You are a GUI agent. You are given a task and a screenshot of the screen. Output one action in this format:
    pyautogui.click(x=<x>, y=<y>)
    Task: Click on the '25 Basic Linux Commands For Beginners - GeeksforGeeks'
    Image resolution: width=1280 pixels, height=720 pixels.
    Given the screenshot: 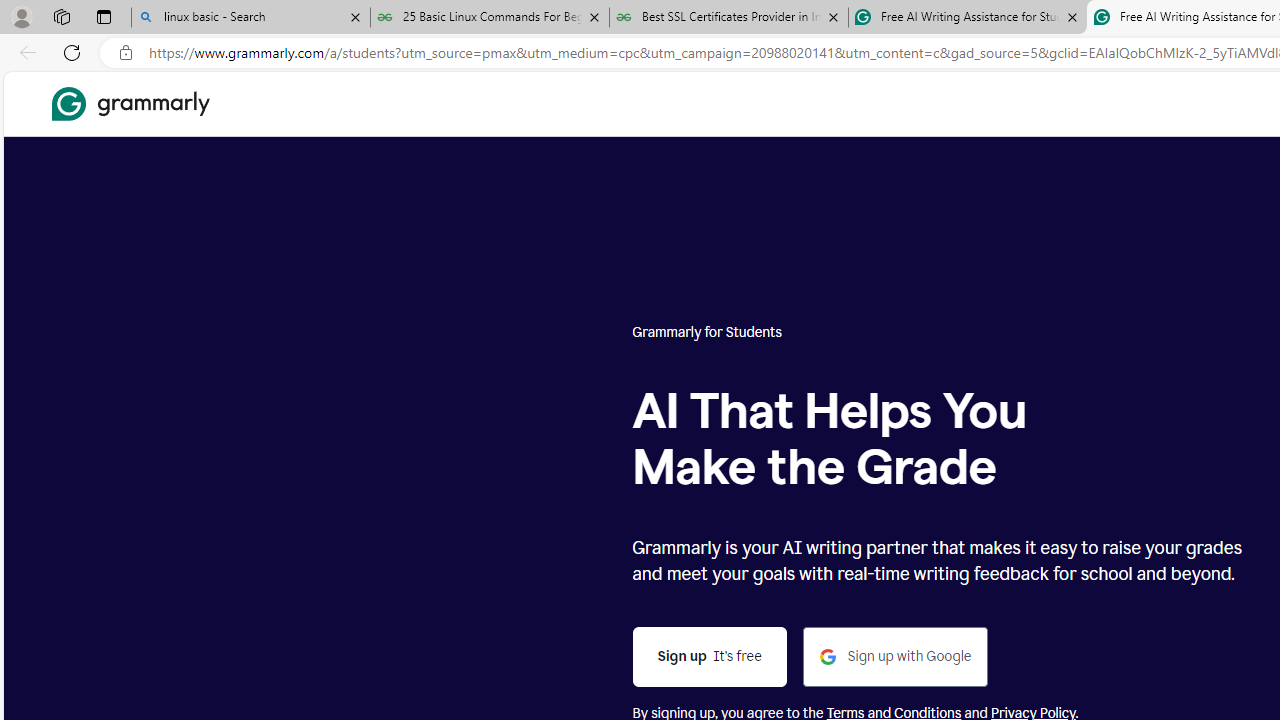 What is the action you would take?
    pyautogui.click(x=490, y=17)
    